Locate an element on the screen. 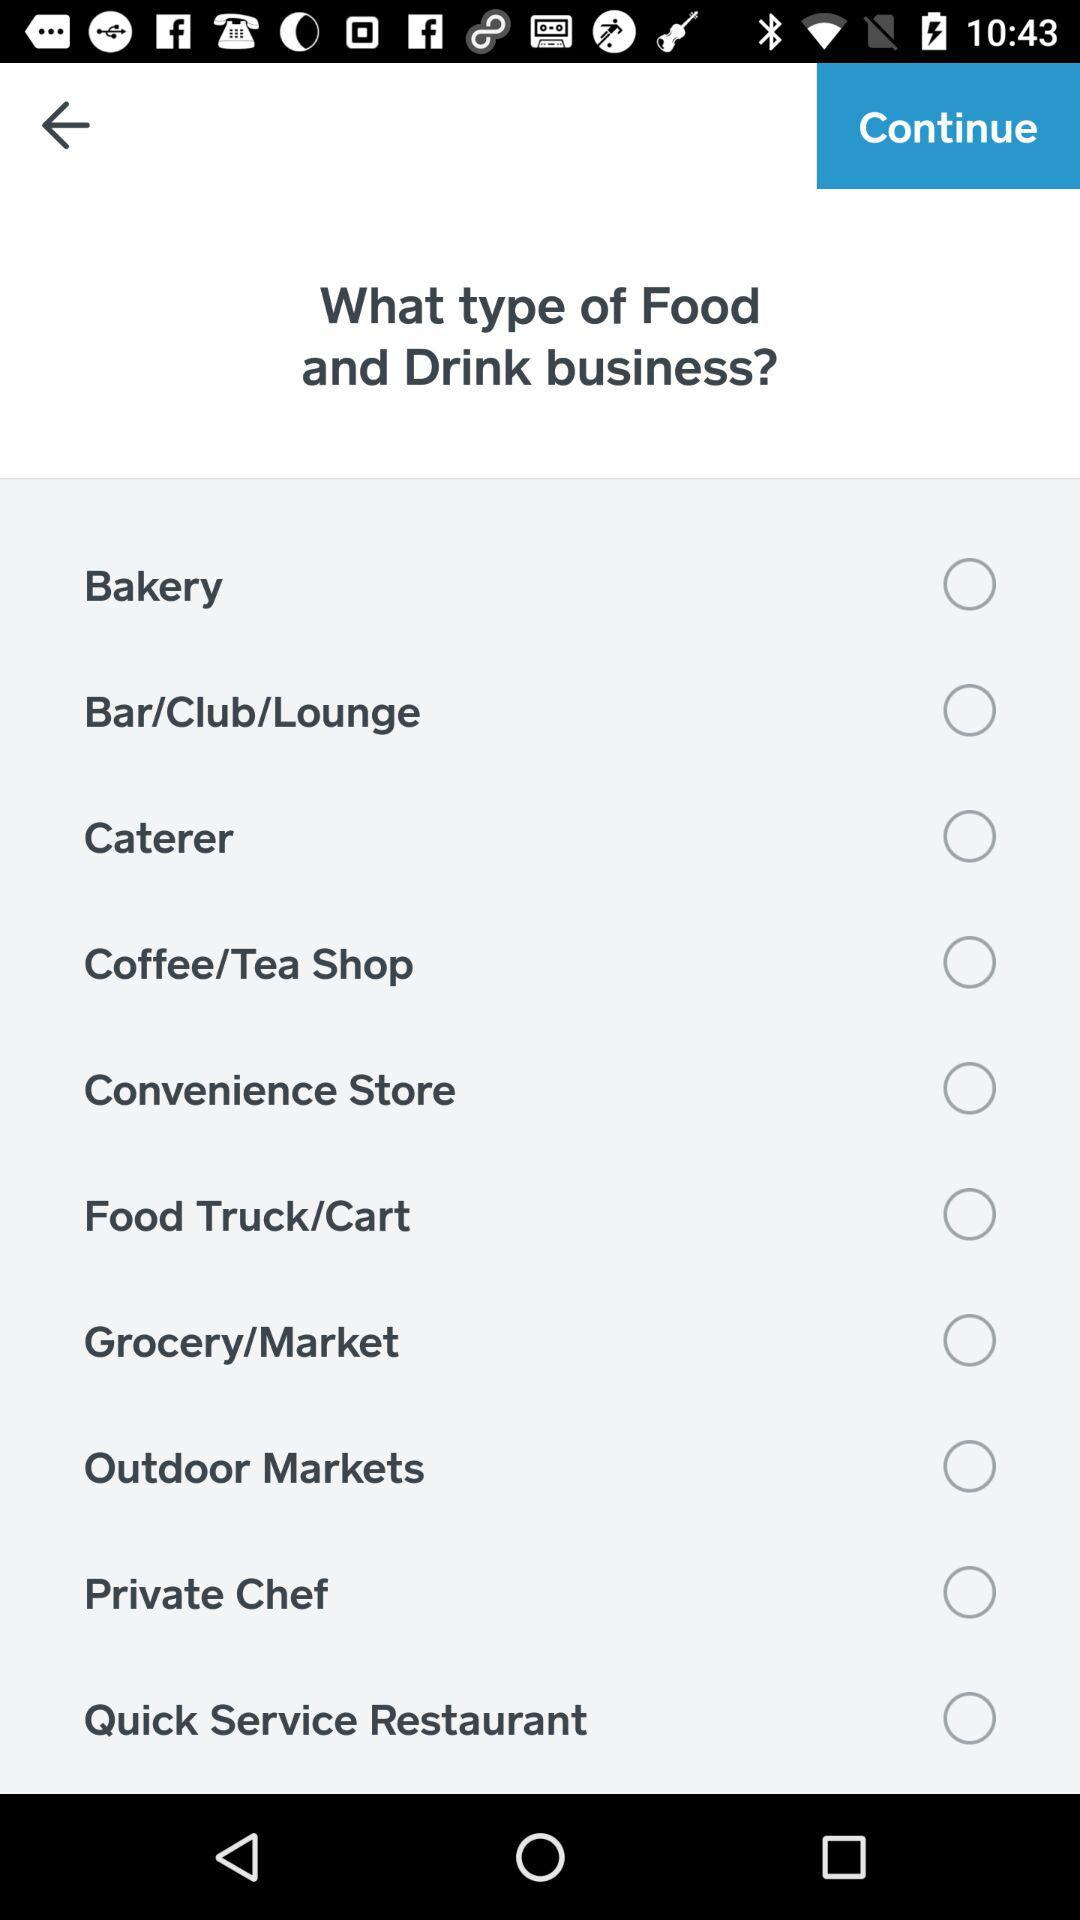 Image resolution: width=1080 pixels, height=1920 pixels. the item below bar/club/lounge is located at coordinates (540, 836).